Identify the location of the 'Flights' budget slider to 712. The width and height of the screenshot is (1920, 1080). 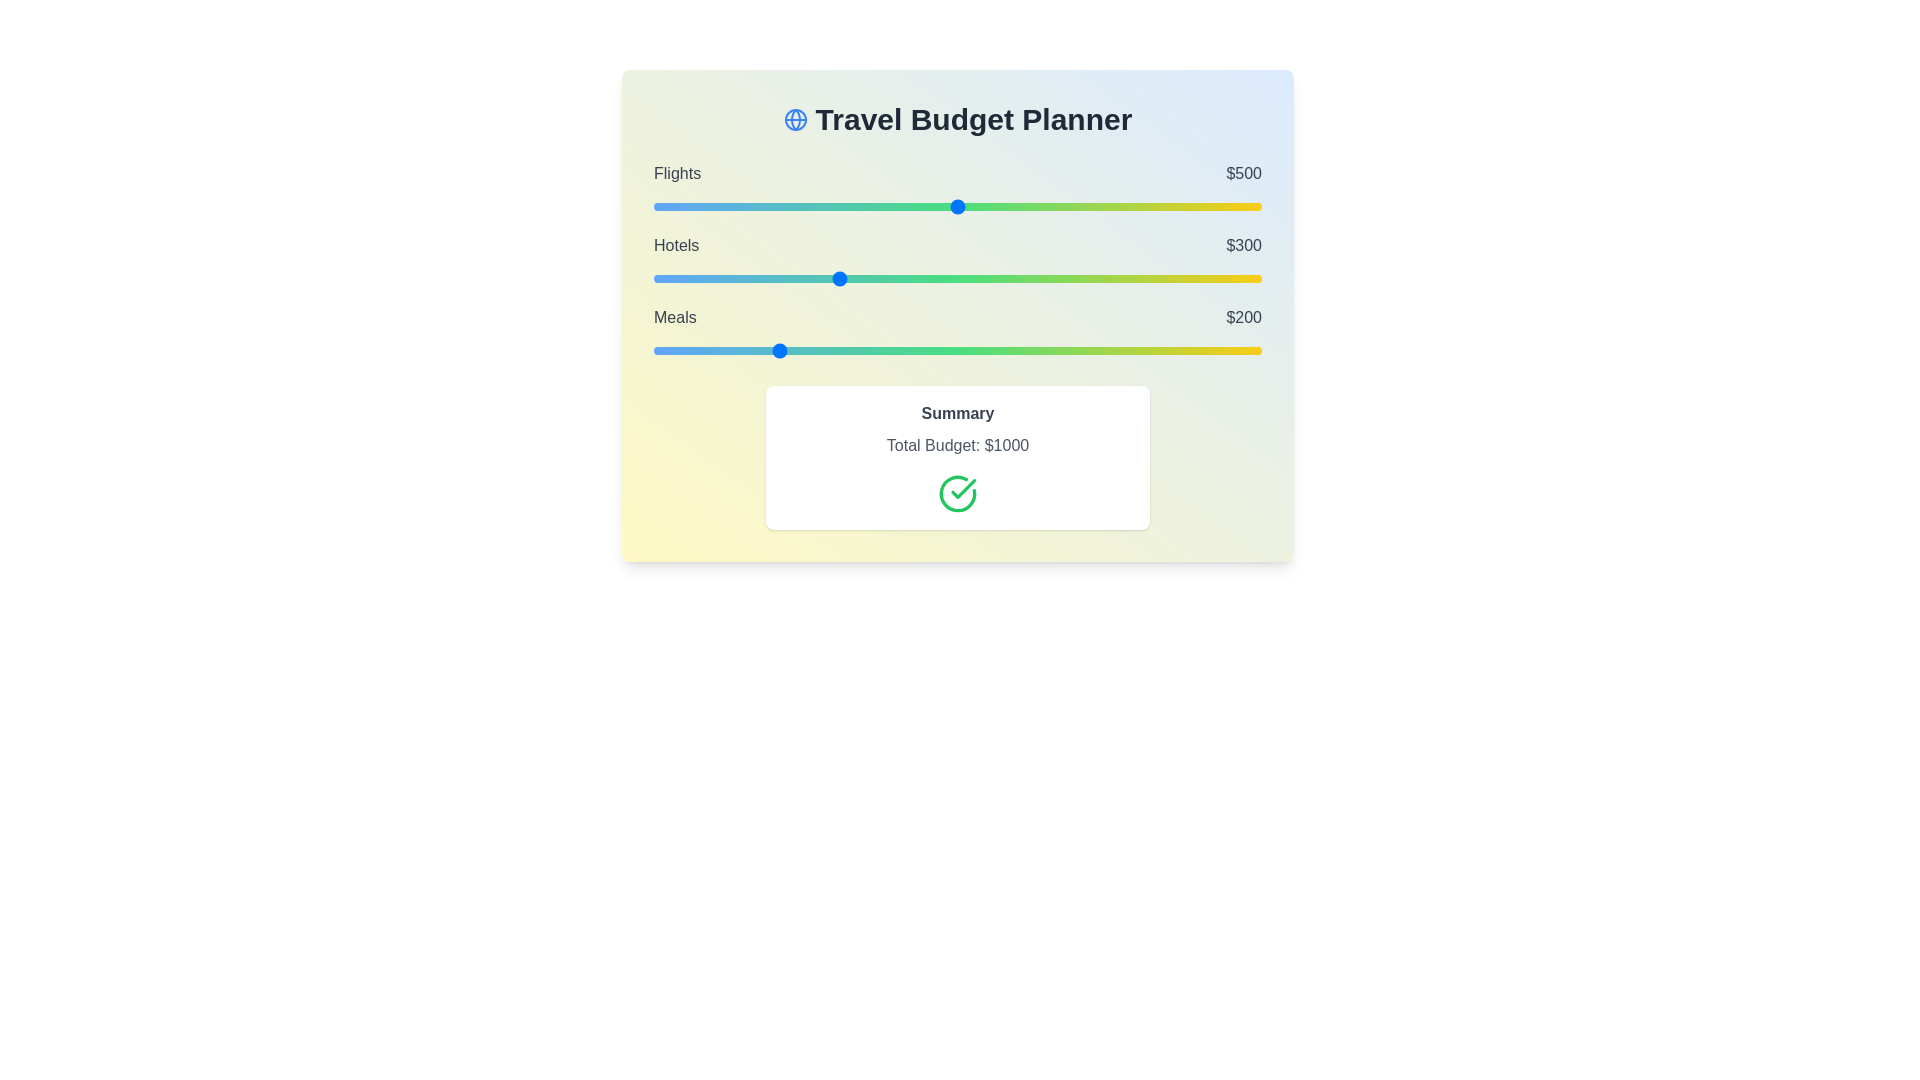
(1085, 207).